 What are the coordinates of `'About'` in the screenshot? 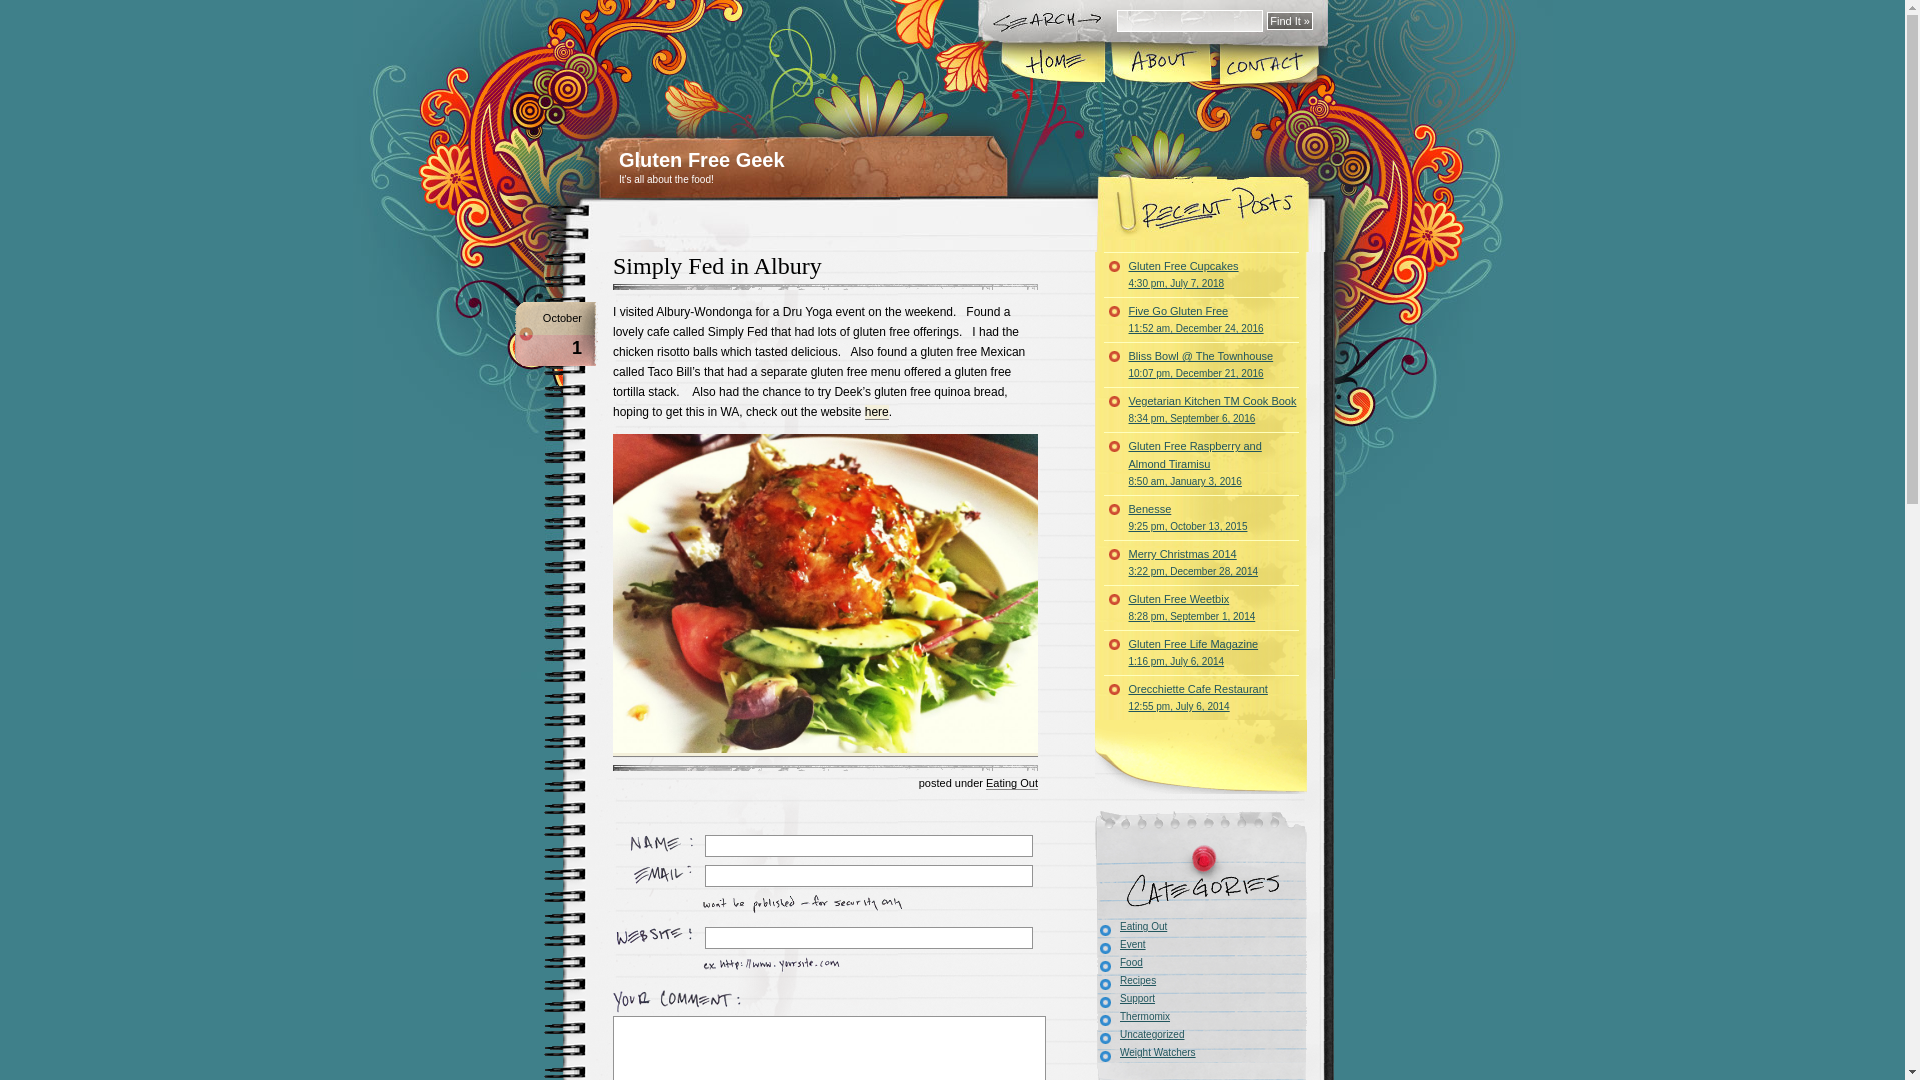 It's located at (1161, 63).